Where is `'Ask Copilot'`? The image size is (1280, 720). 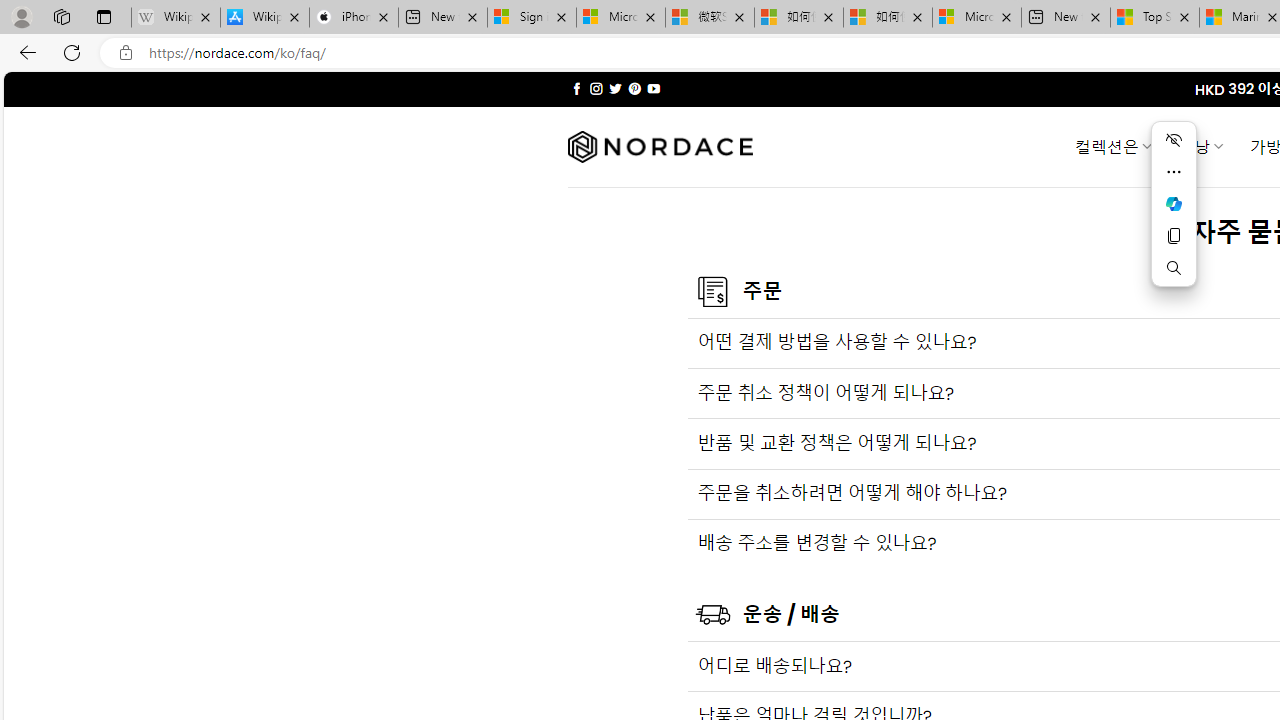 'Ask Copilot' is located at coordinates (1173, 204).